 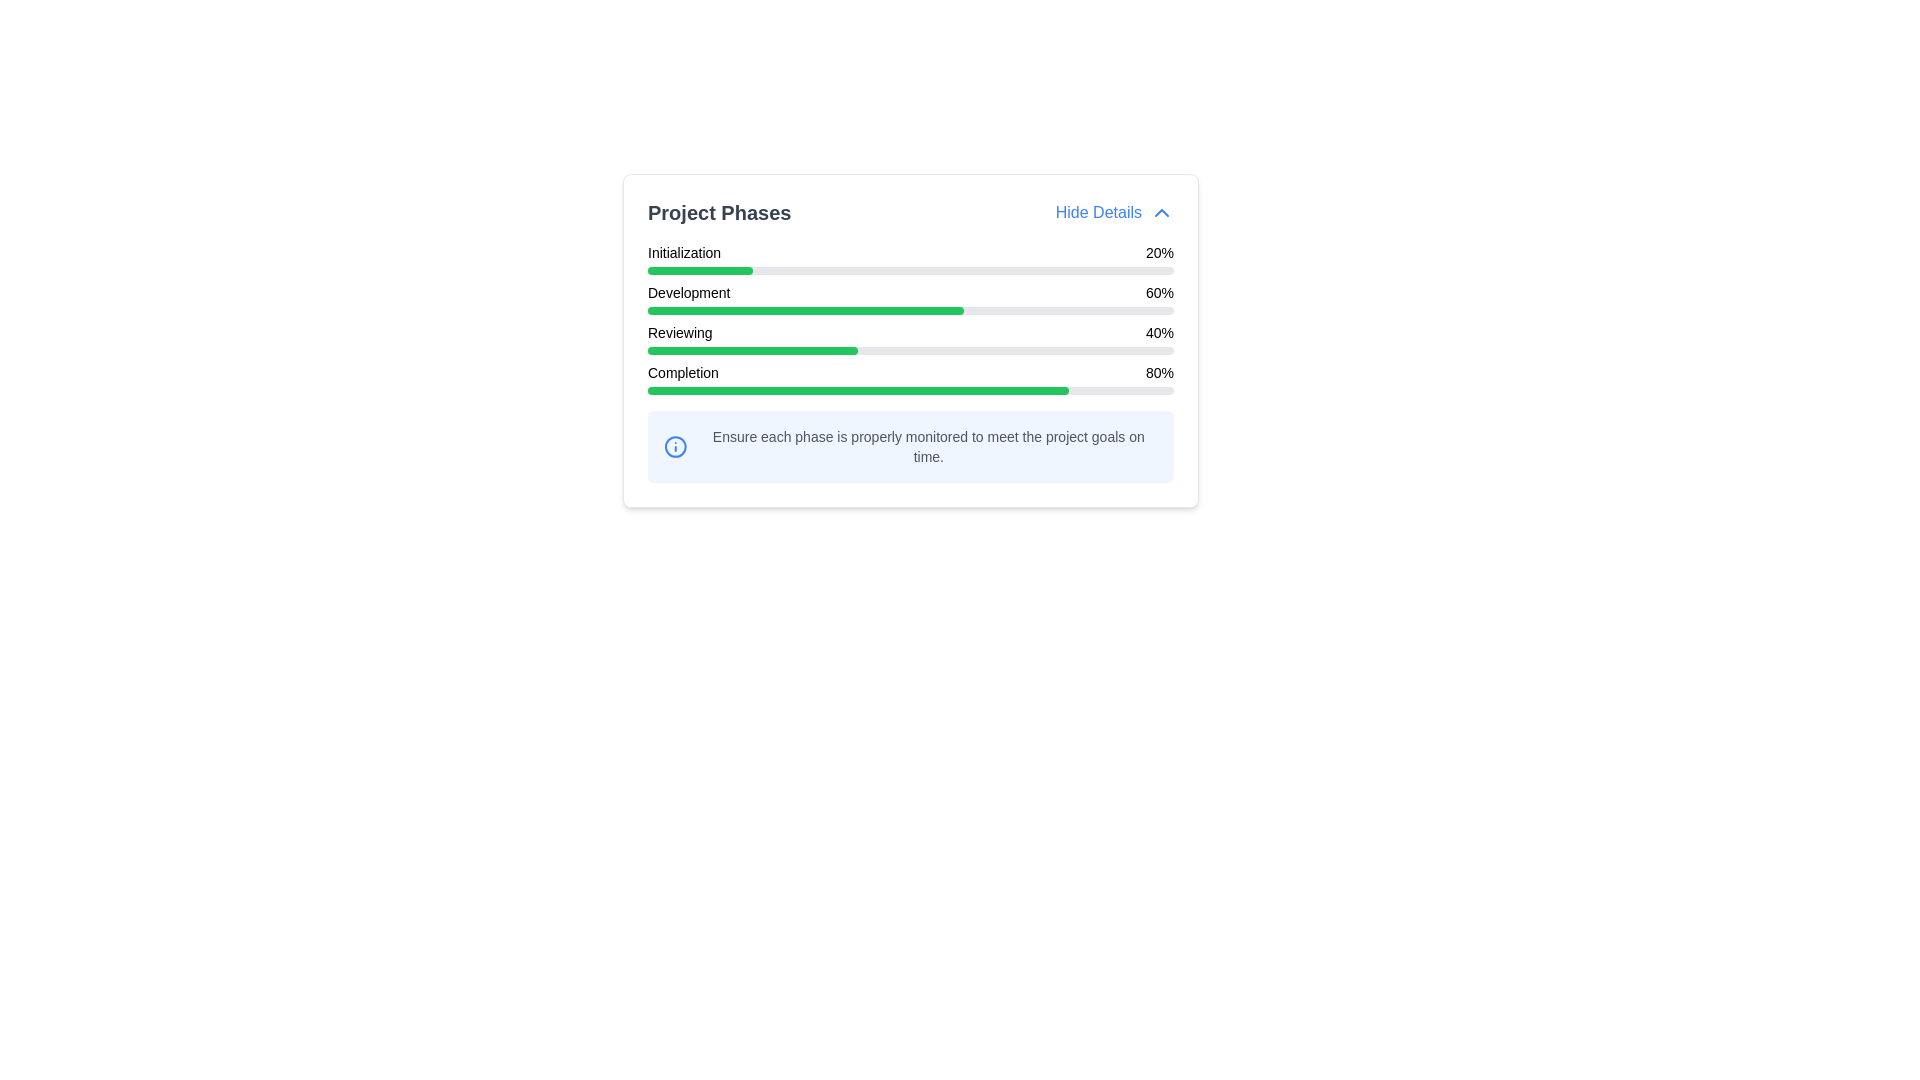 What do you see at coordinates (683, 373) in the screenshot?
I see `the 'Completion' text label located within the white card interface, which is directly below the 'Reviewing' label and above related completion information, to associate it conceptually with the progress bar it labels` at bounding box center [683, 373].